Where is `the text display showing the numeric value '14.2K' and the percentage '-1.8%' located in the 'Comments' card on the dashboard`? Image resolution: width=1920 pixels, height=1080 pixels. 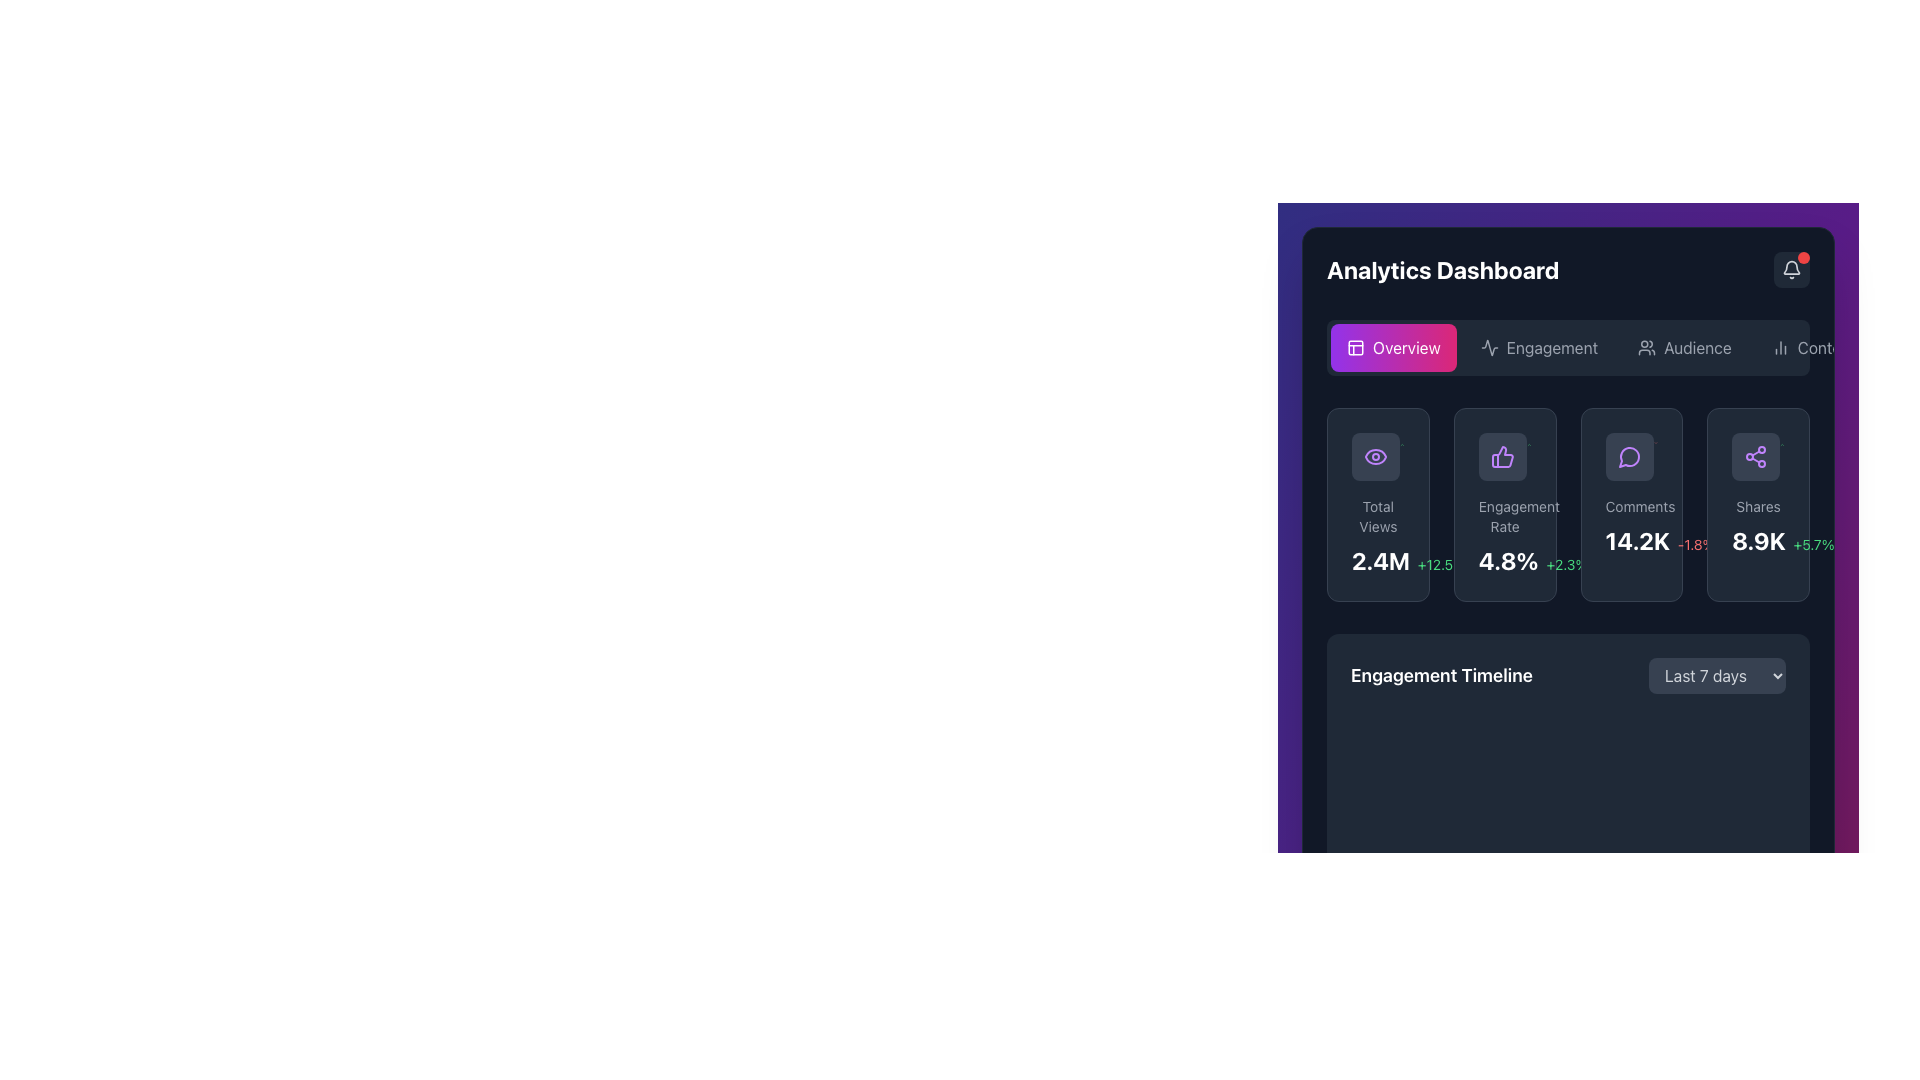 the text display showing the numeric value '14.2K' and the percentage '-1.8%' located in the 'Comments' card on the dashboard is located at coordinates (1631, 540).